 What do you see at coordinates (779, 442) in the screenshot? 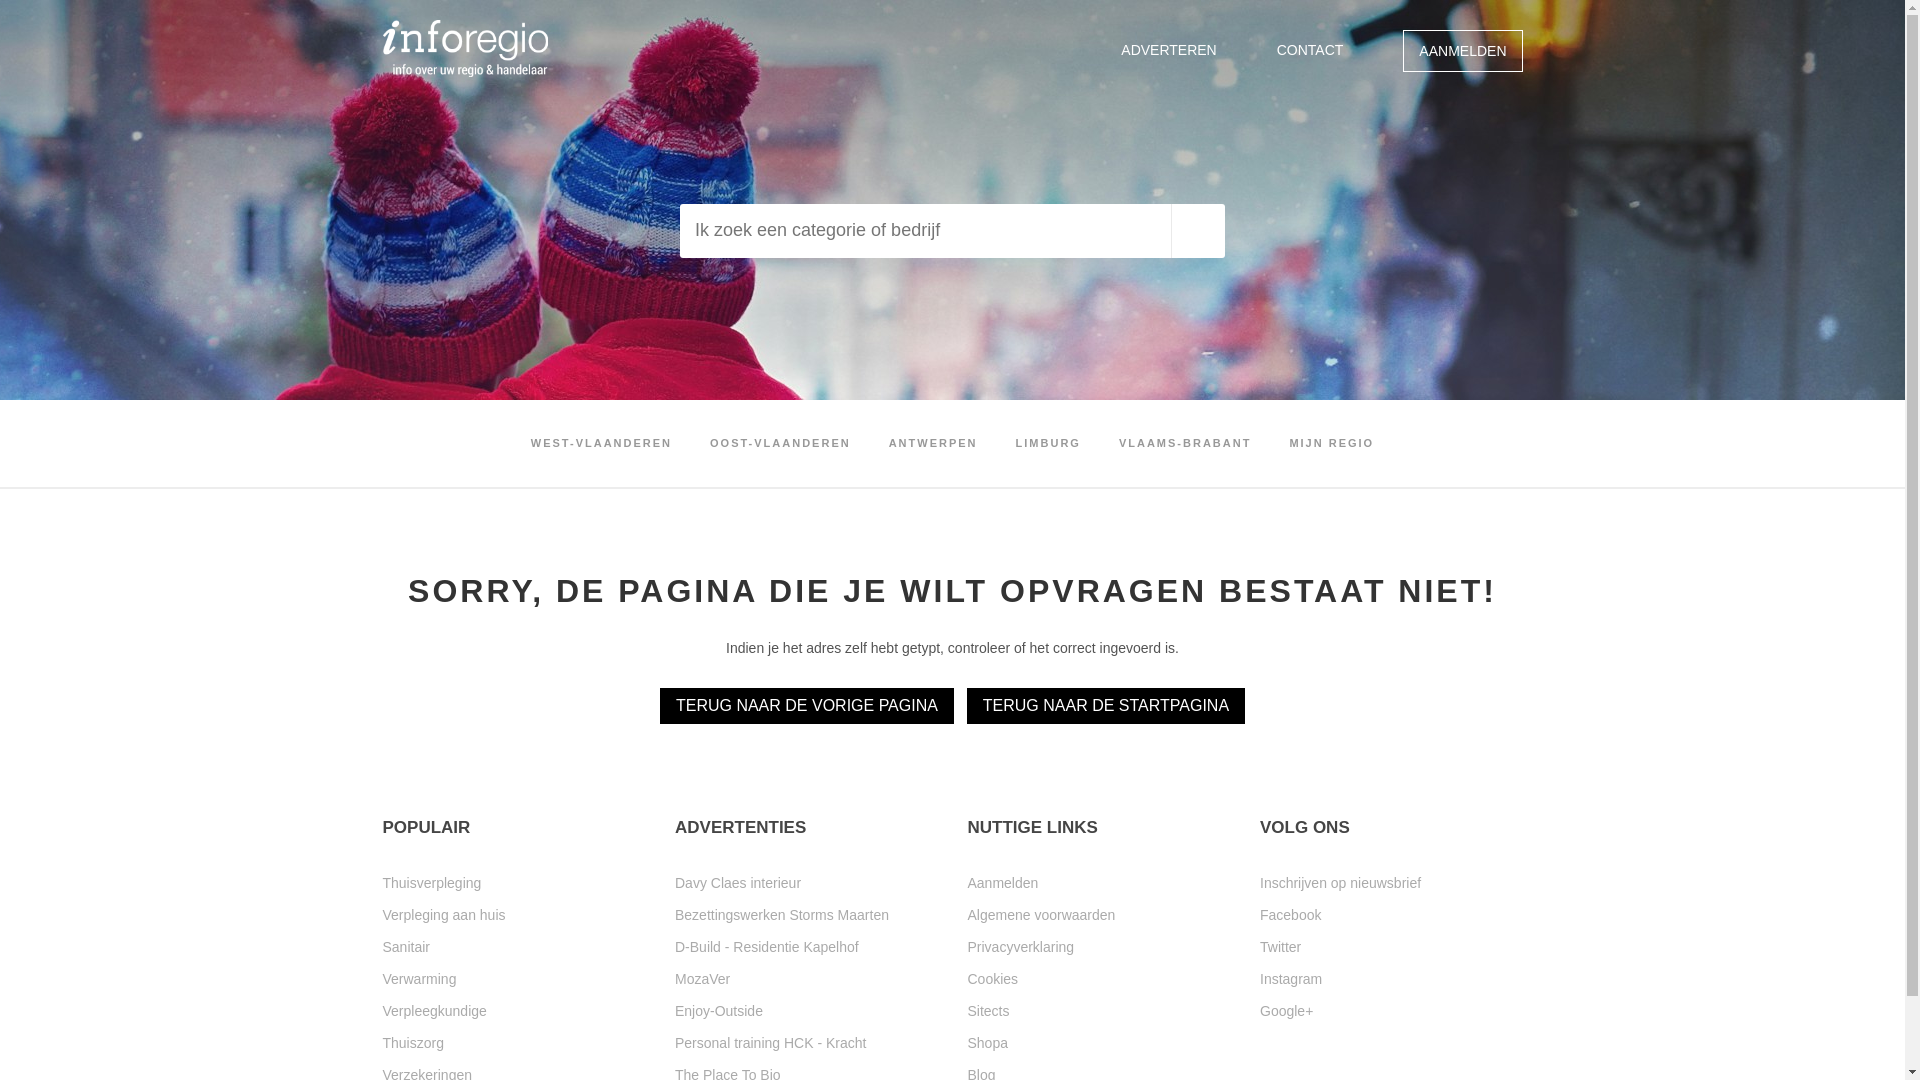
I see `'OOST-VLAANDEREN'` at bounding box center [779, 442].